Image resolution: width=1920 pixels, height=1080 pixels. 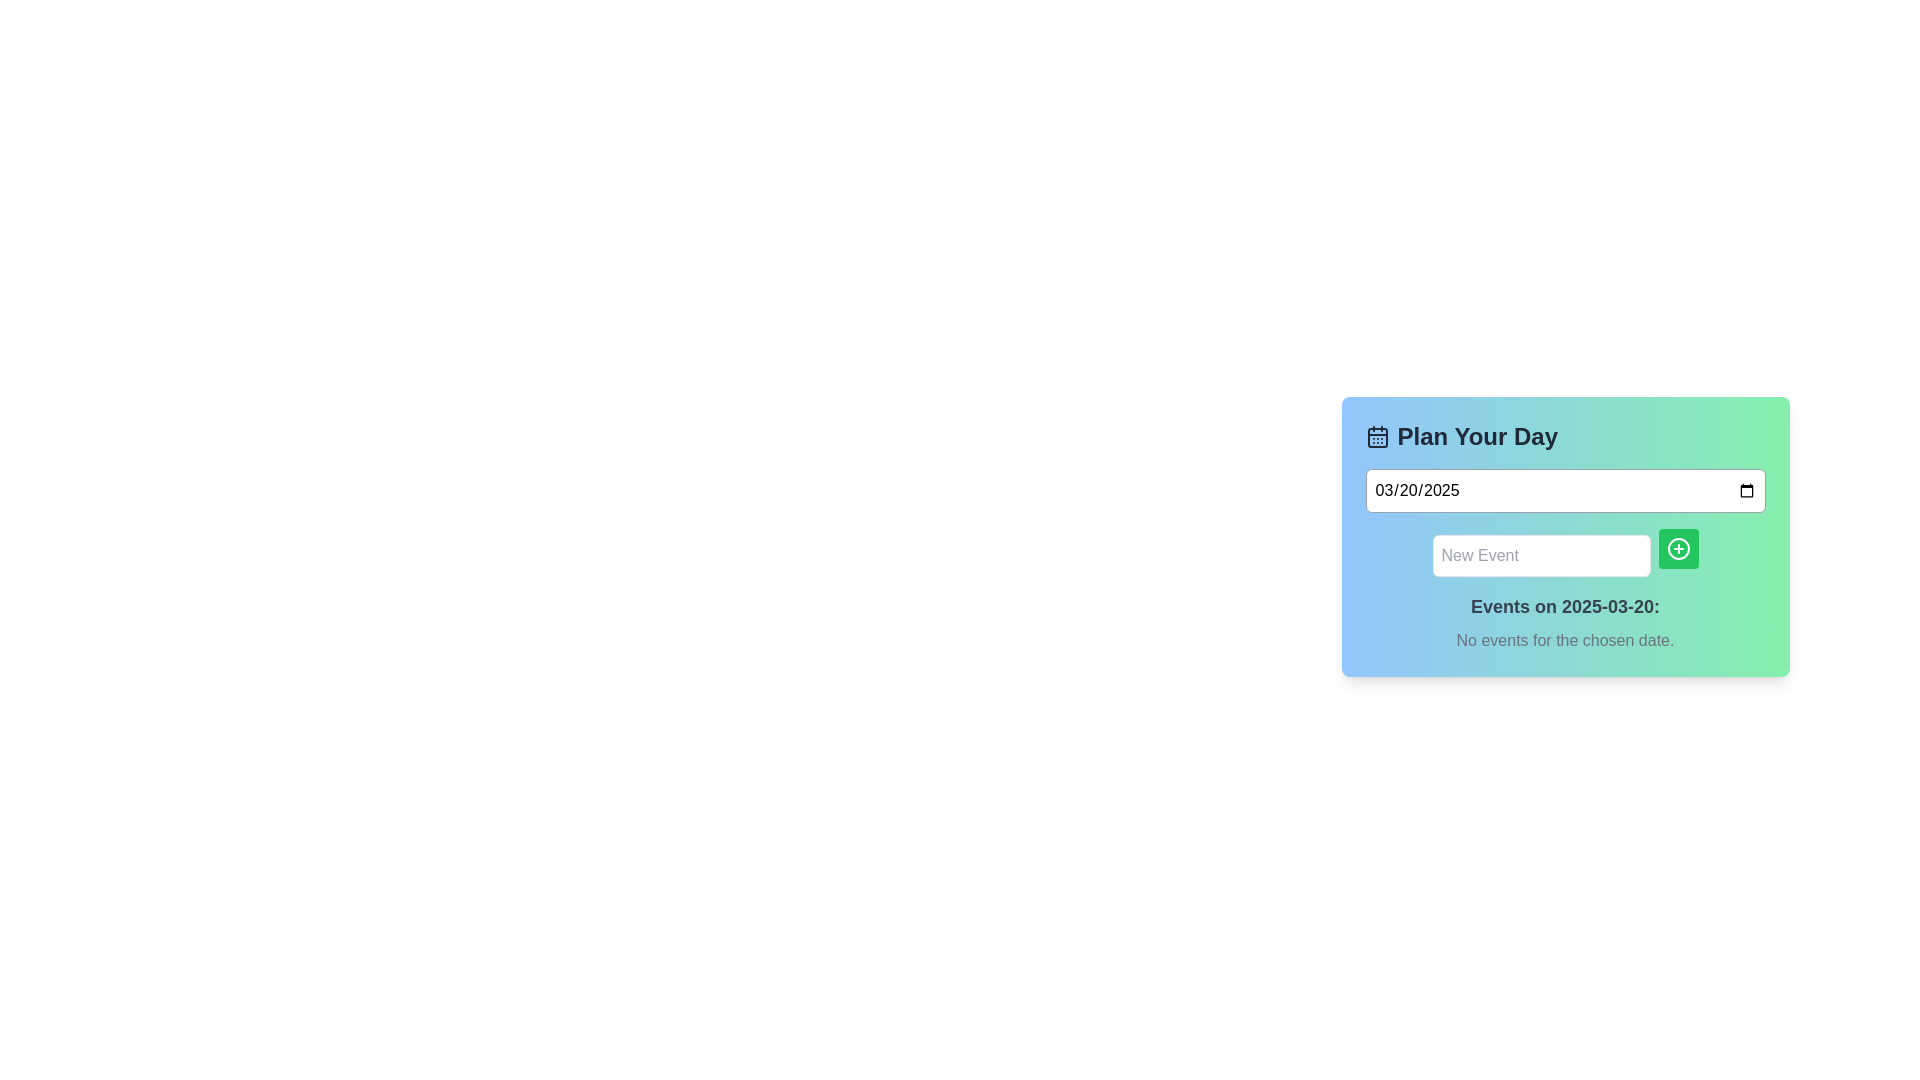 I want to click on the central rectangle of the calendar icon within the 'Plan Your Day' card, so click(x=1376, y=437).